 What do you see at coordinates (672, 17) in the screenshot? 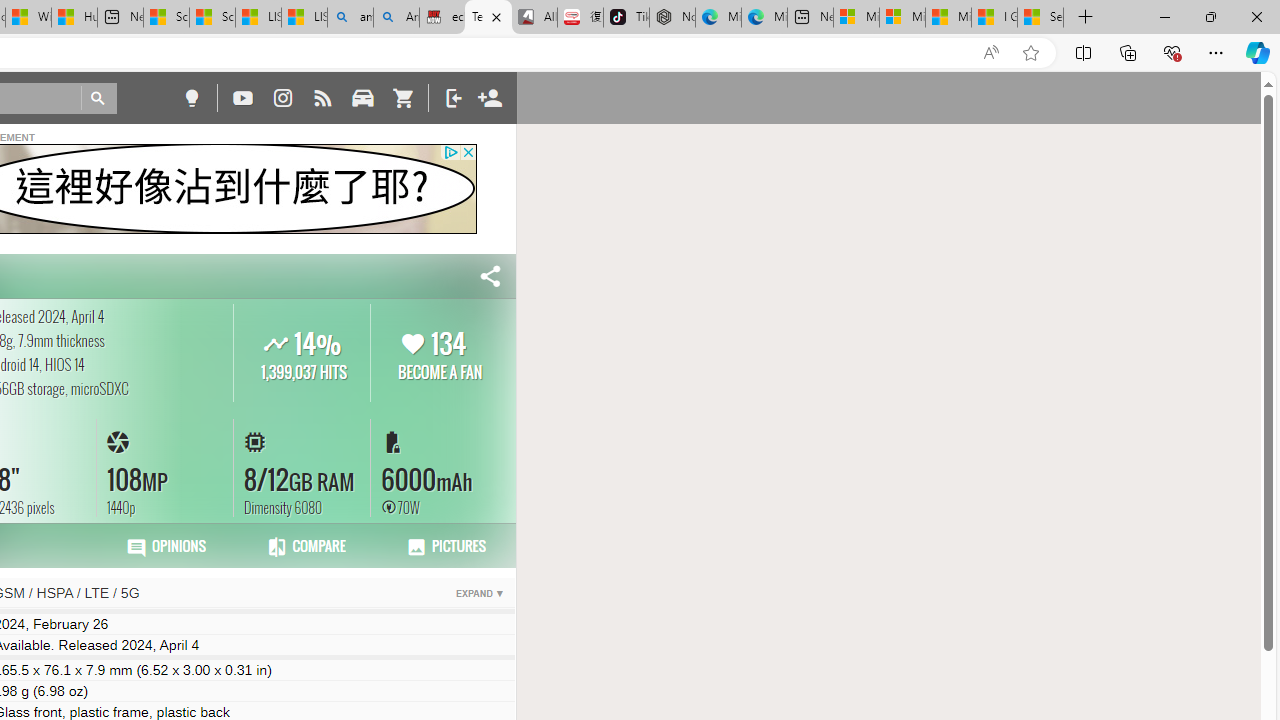
I see `'Nordace - Best Sellers'` at bounding box center [672, 17].